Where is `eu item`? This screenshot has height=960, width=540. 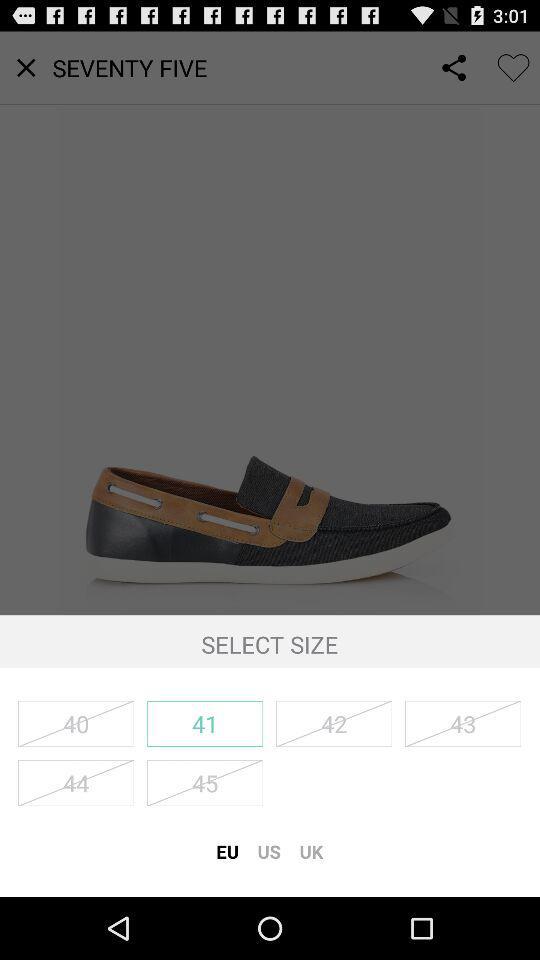
eu item is located at coordinates (226, 850).